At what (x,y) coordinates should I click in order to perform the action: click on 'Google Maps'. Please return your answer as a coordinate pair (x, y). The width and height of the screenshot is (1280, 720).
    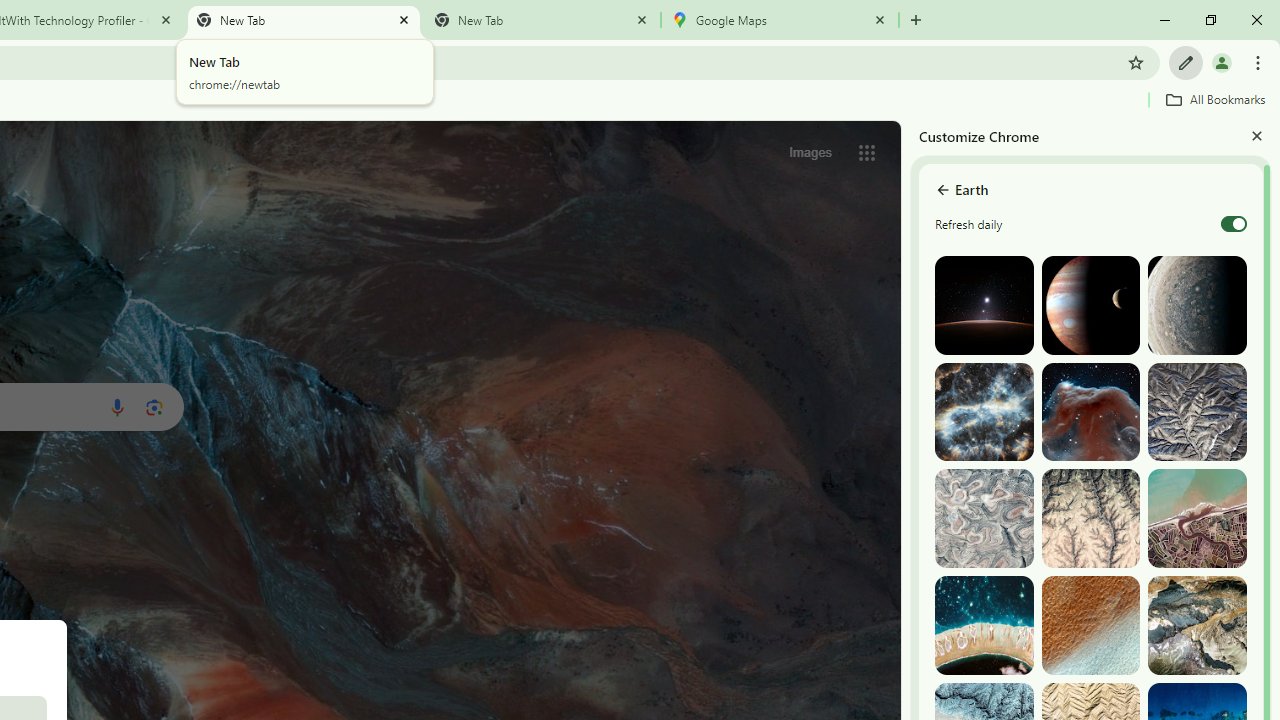
    Looking at the image, I should click on (778, 20).